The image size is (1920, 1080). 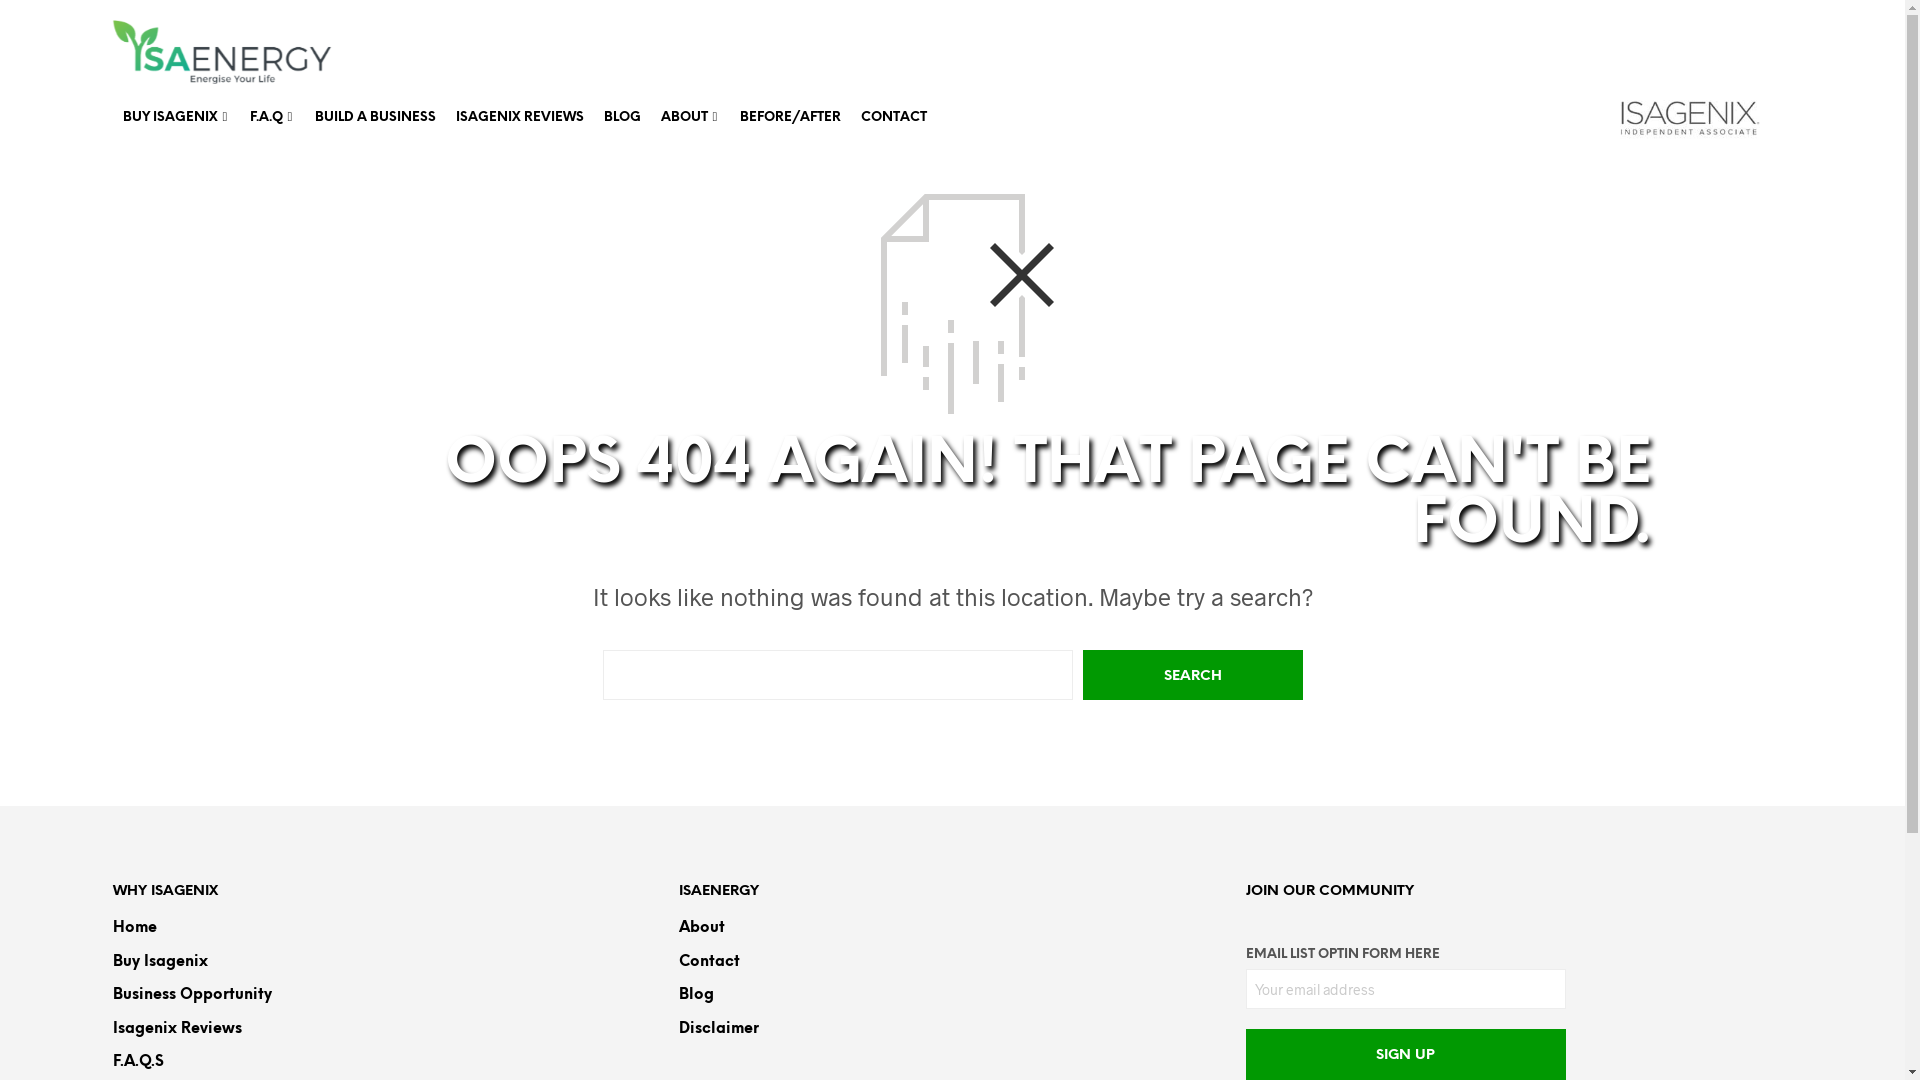 I want to click on 'BEFORE/AFTER', so click(x=789, y=117).